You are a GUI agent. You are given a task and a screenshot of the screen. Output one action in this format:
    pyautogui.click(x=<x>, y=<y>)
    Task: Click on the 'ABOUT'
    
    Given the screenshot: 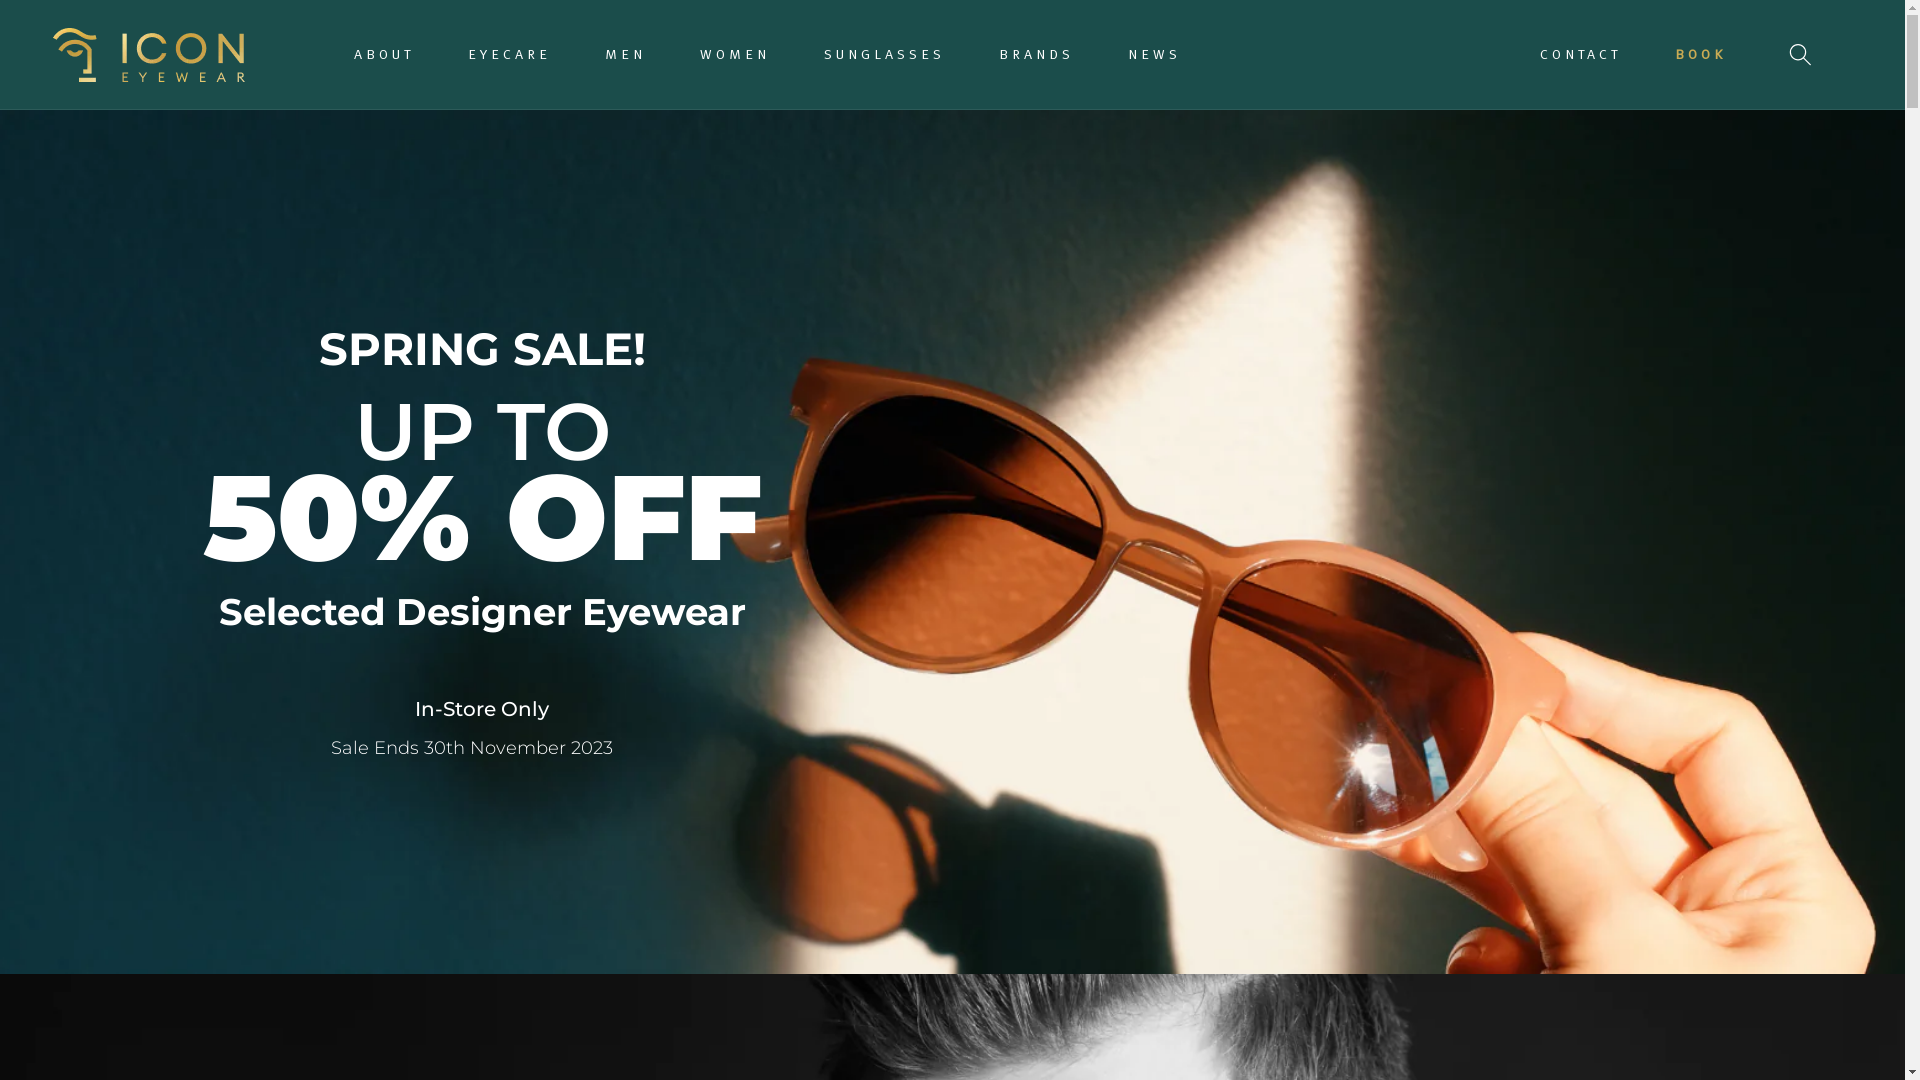 What is the action you would take?
    pyautogui.click(x=384, y=53)
    